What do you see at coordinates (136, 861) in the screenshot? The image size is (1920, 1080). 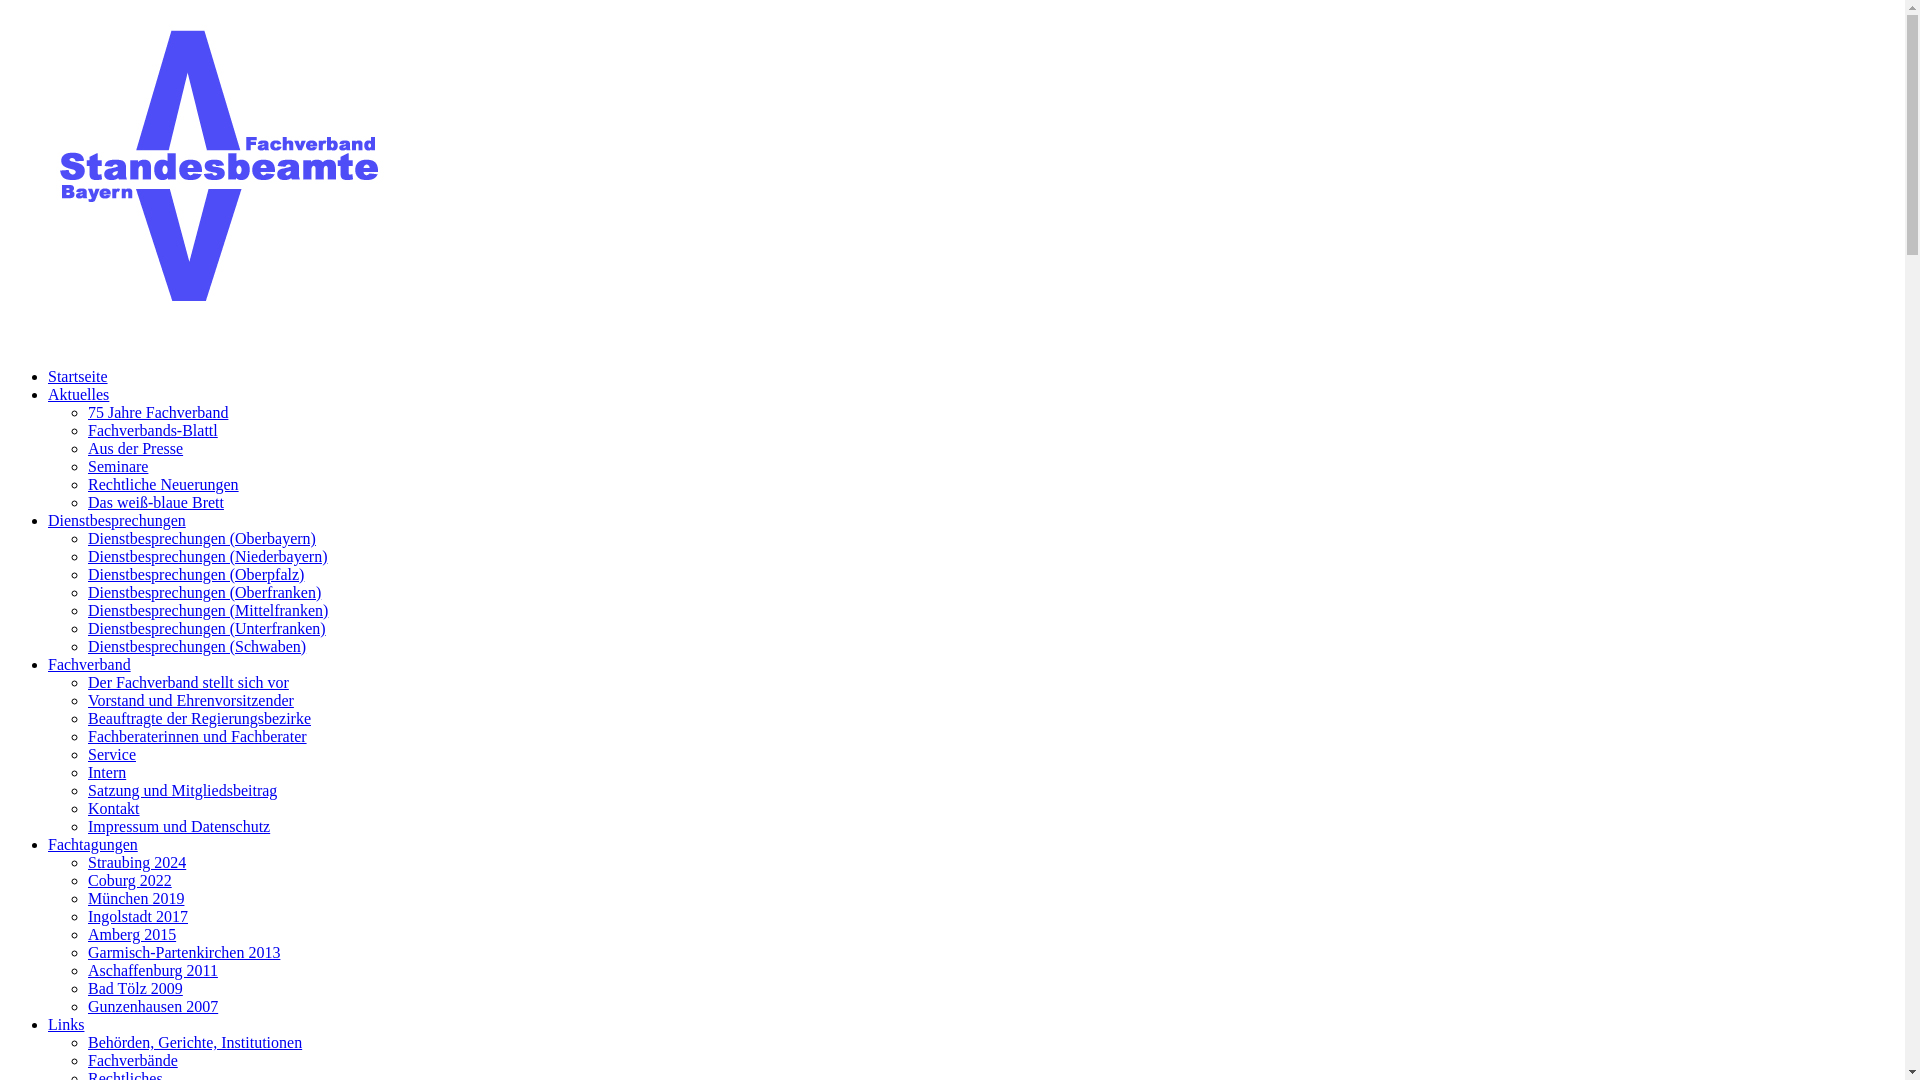 I see `'Straubing 2024'` at bounding box center [136, 861].